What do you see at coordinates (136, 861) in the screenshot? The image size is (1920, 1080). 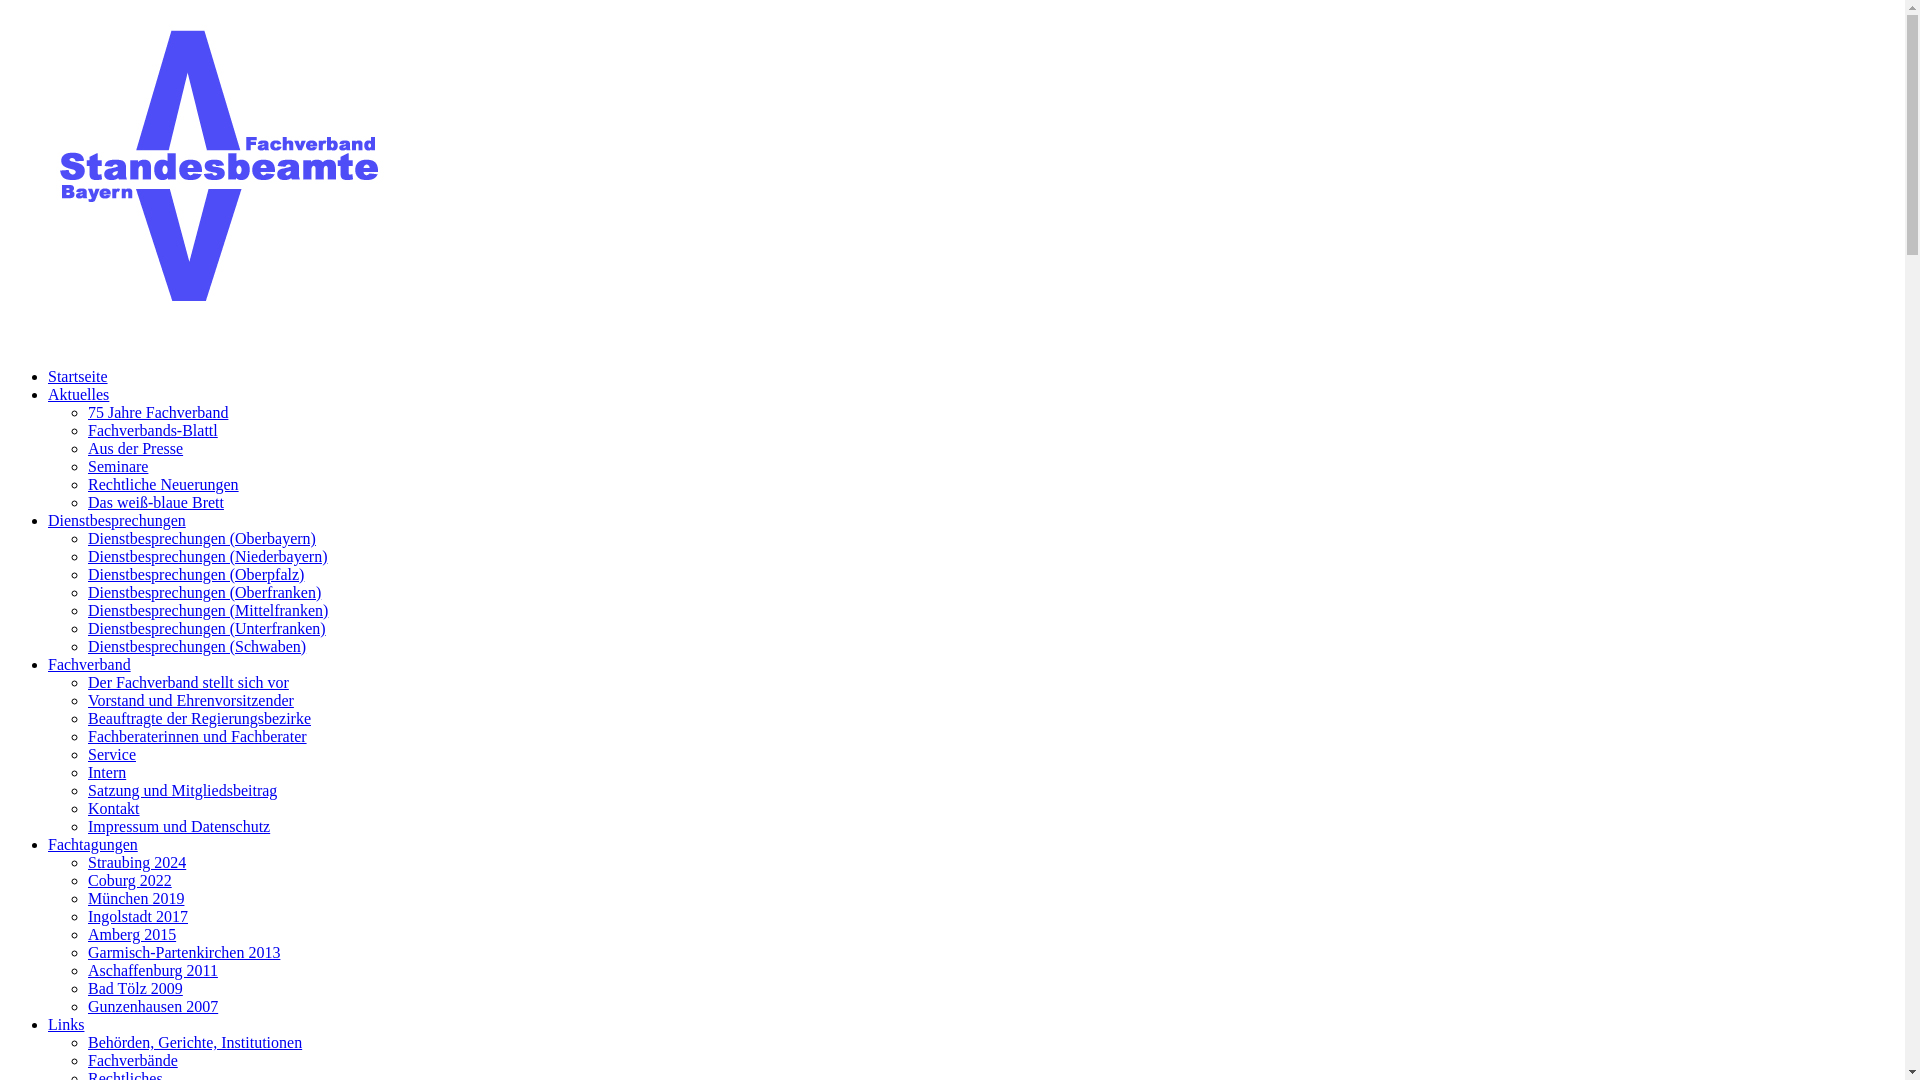 I see `'Straubing 2024'` at bounding box center [136, 861].